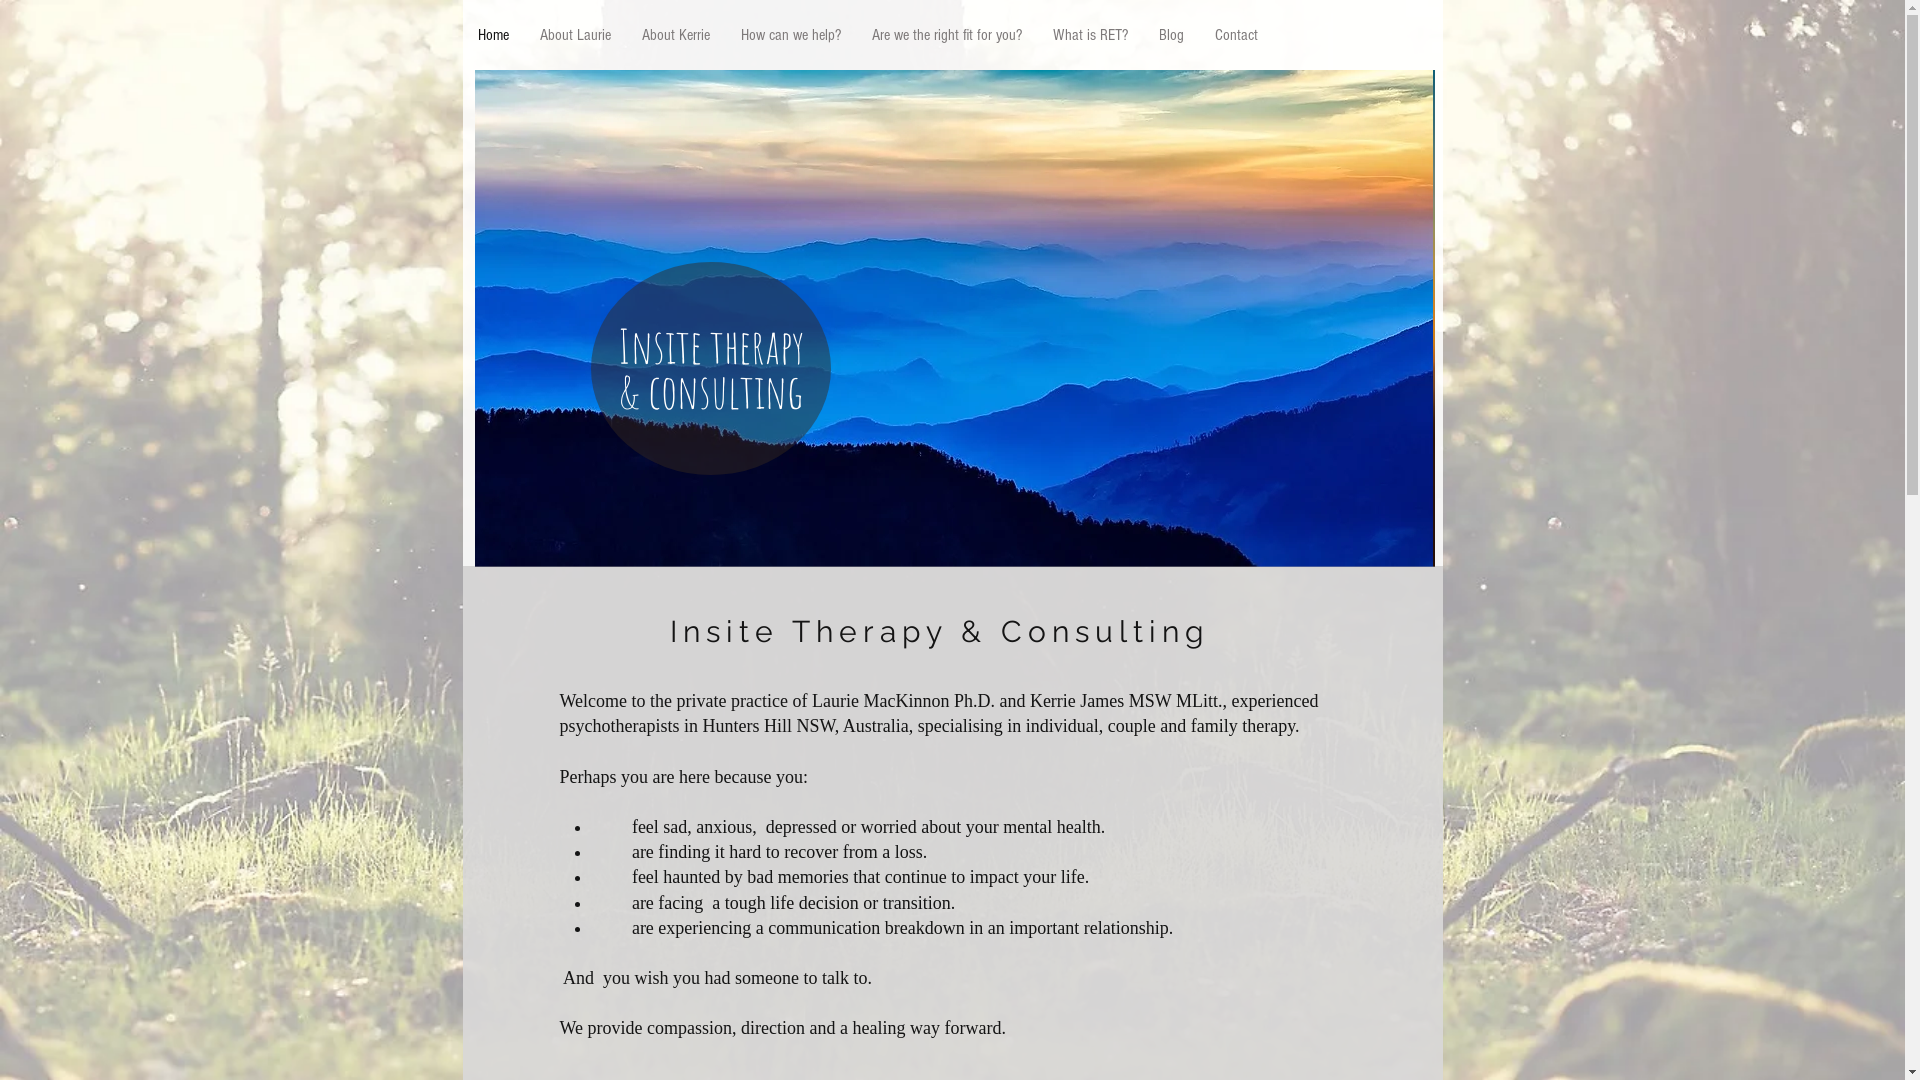 The width and height of the screenshot is (1920, 1080). I want to click on 'Contact', so click(1198, 35).